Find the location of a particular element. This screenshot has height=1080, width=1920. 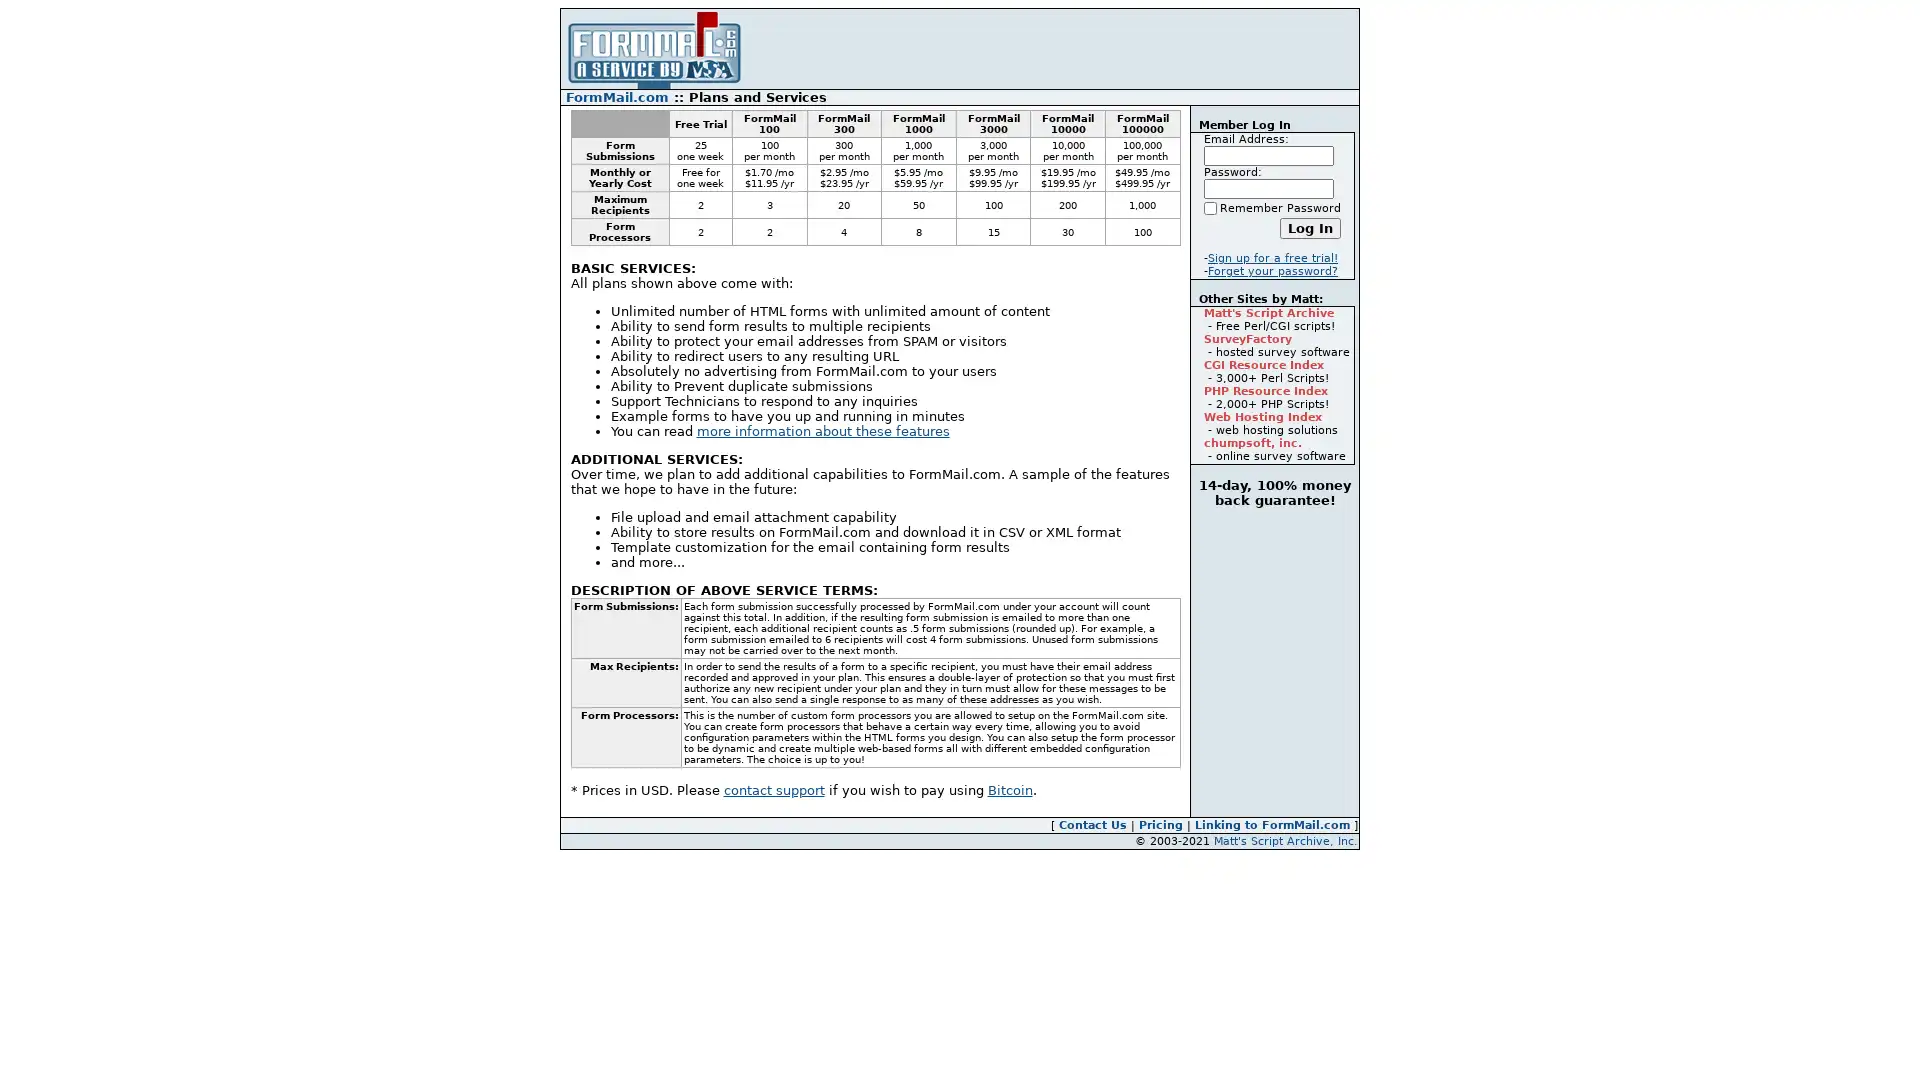

Log In is located at coordinates (1310, 227).